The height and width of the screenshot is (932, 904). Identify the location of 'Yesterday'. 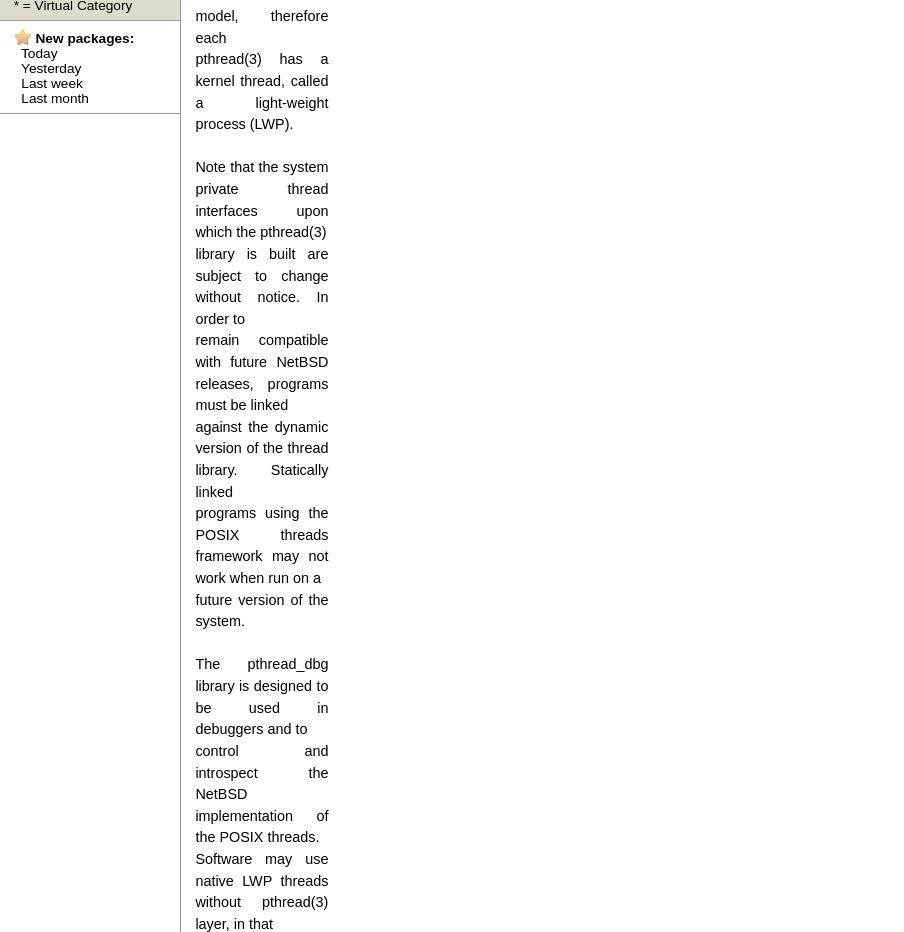
(49, 67).